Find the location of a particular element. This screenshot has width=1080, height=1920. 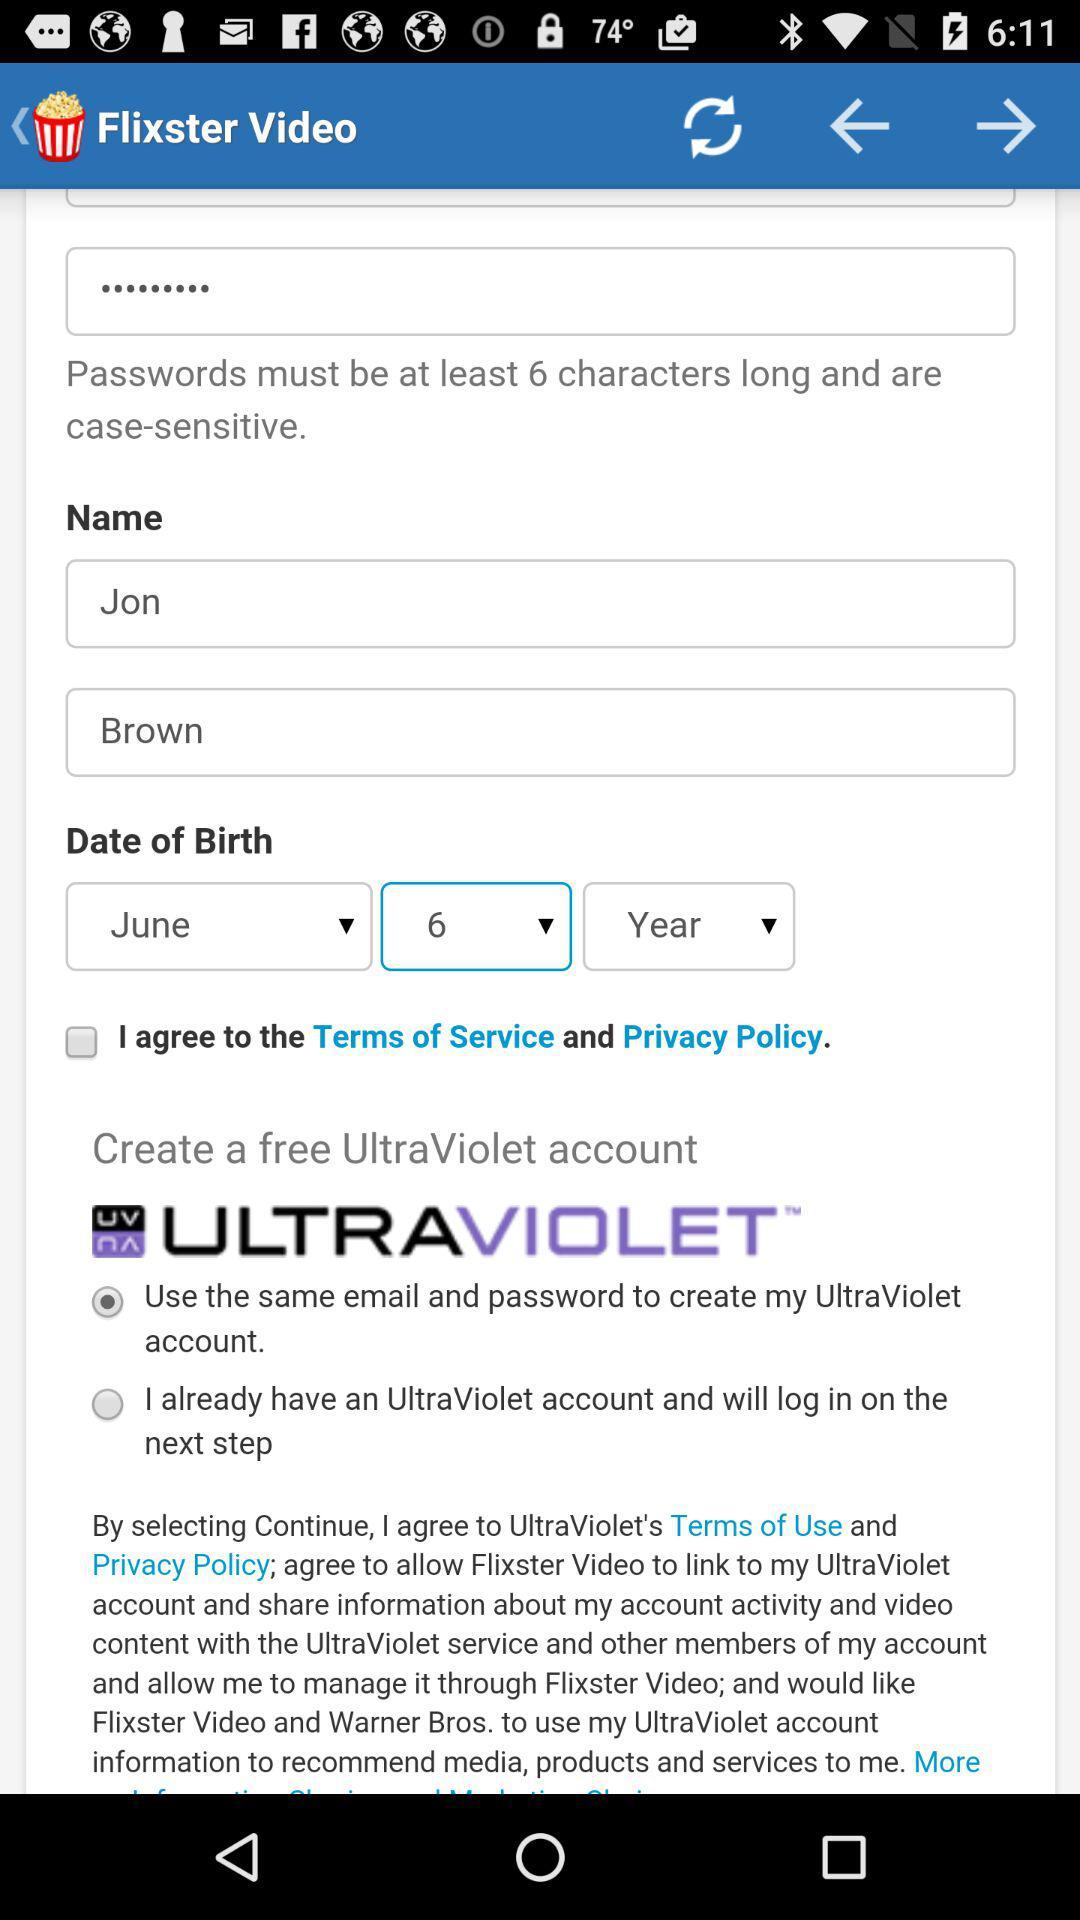

fill the form is located at coordinates (540, 991).